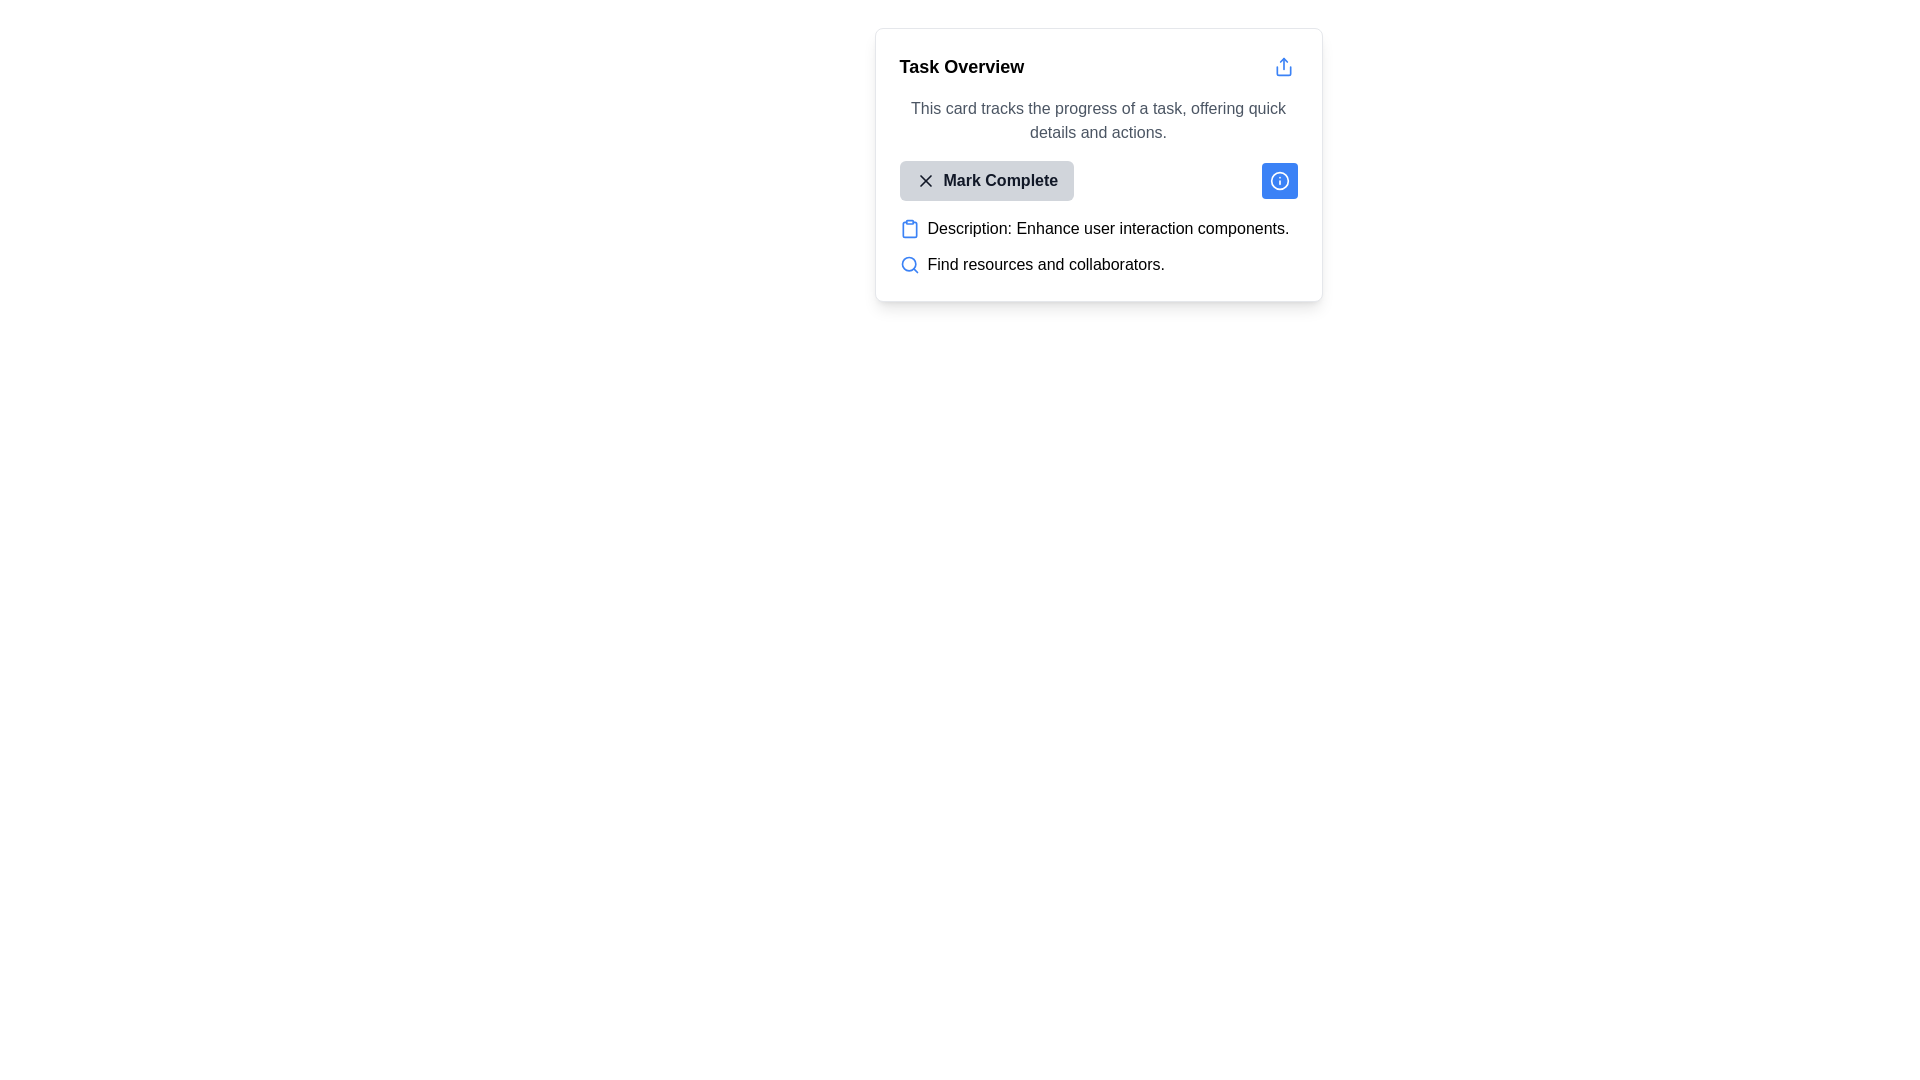 This screenshot has height=1080, width=1920. Describe the element at coordinates (908, 227) in the screenshot. I see `the clipboard icon, which is blue and features thin, rounded strokes, located at the upper-left section of the description box before the text 'Description: Enhance user interaction components.'` at that location.